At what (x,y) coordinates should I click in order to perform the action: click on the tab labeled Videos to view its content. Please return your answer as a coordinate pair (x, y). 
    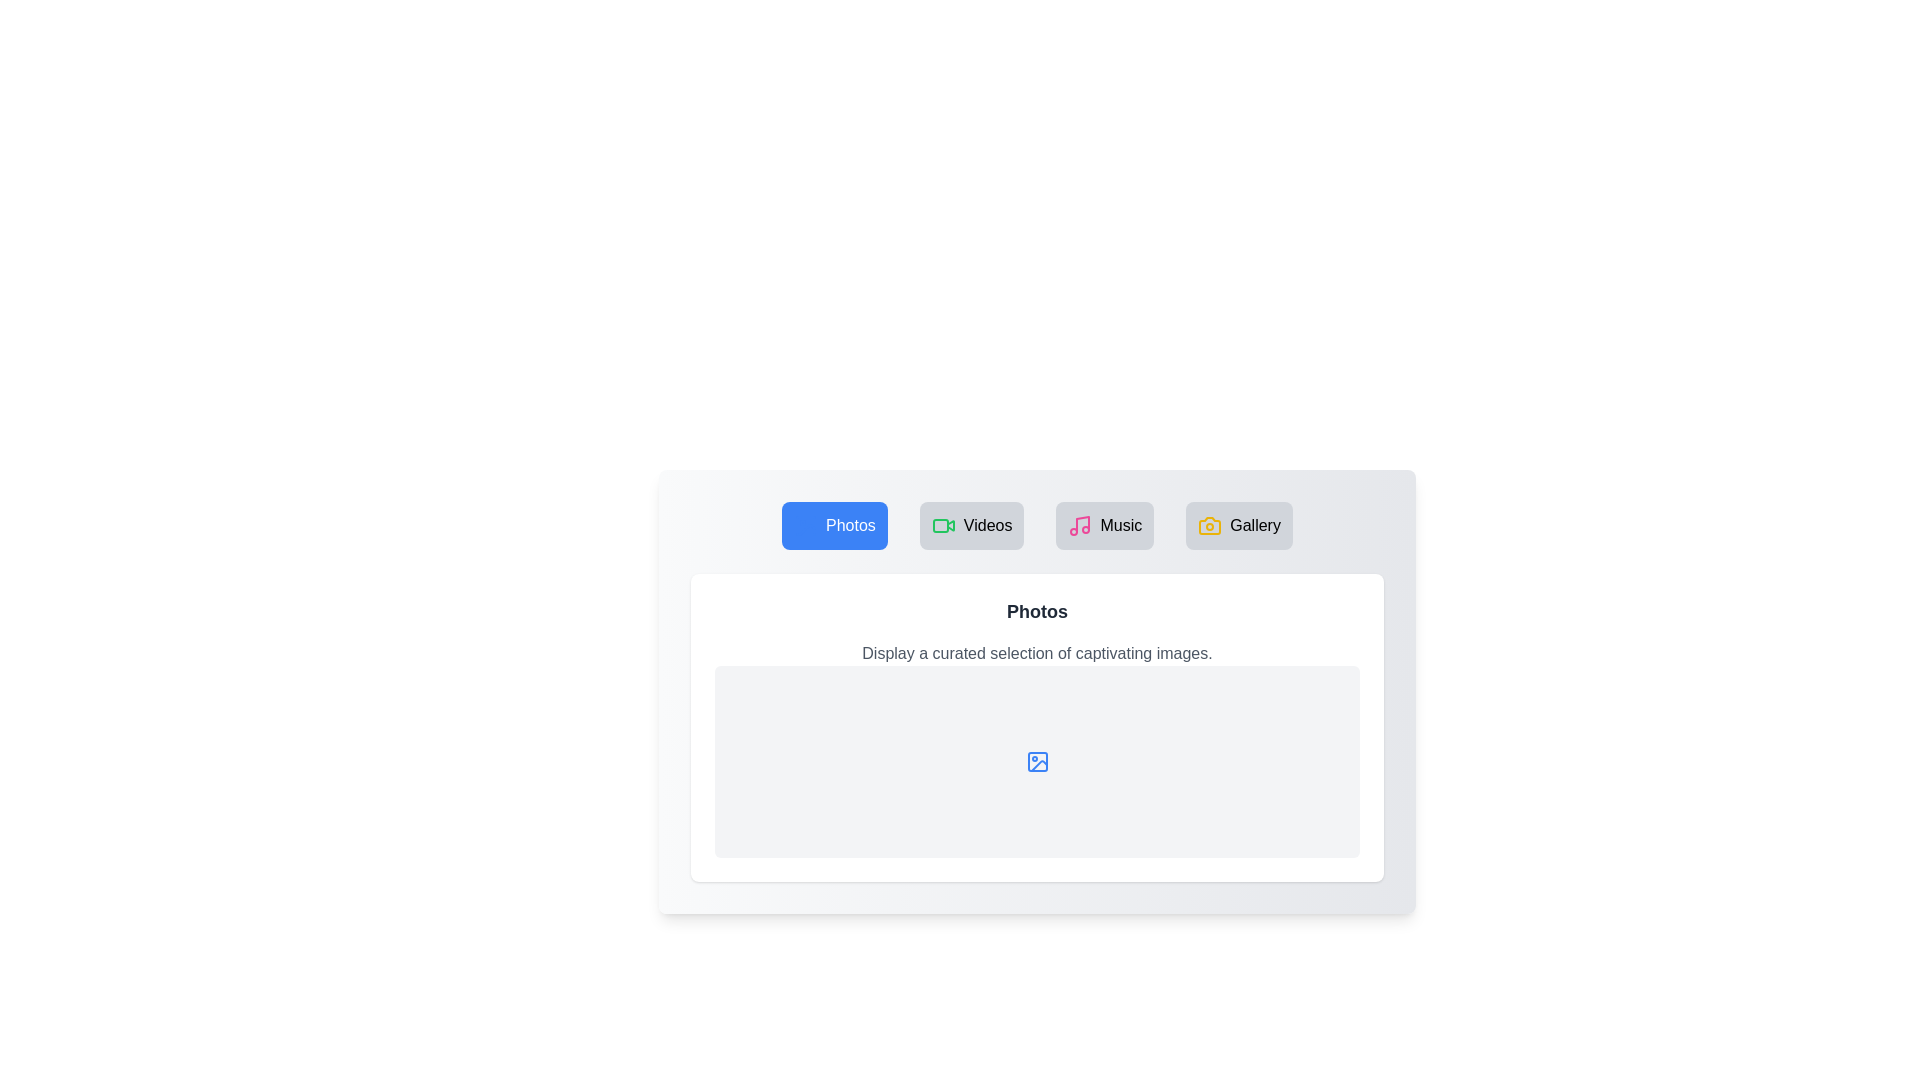
    Looking at the image, I should click on (972, 524).